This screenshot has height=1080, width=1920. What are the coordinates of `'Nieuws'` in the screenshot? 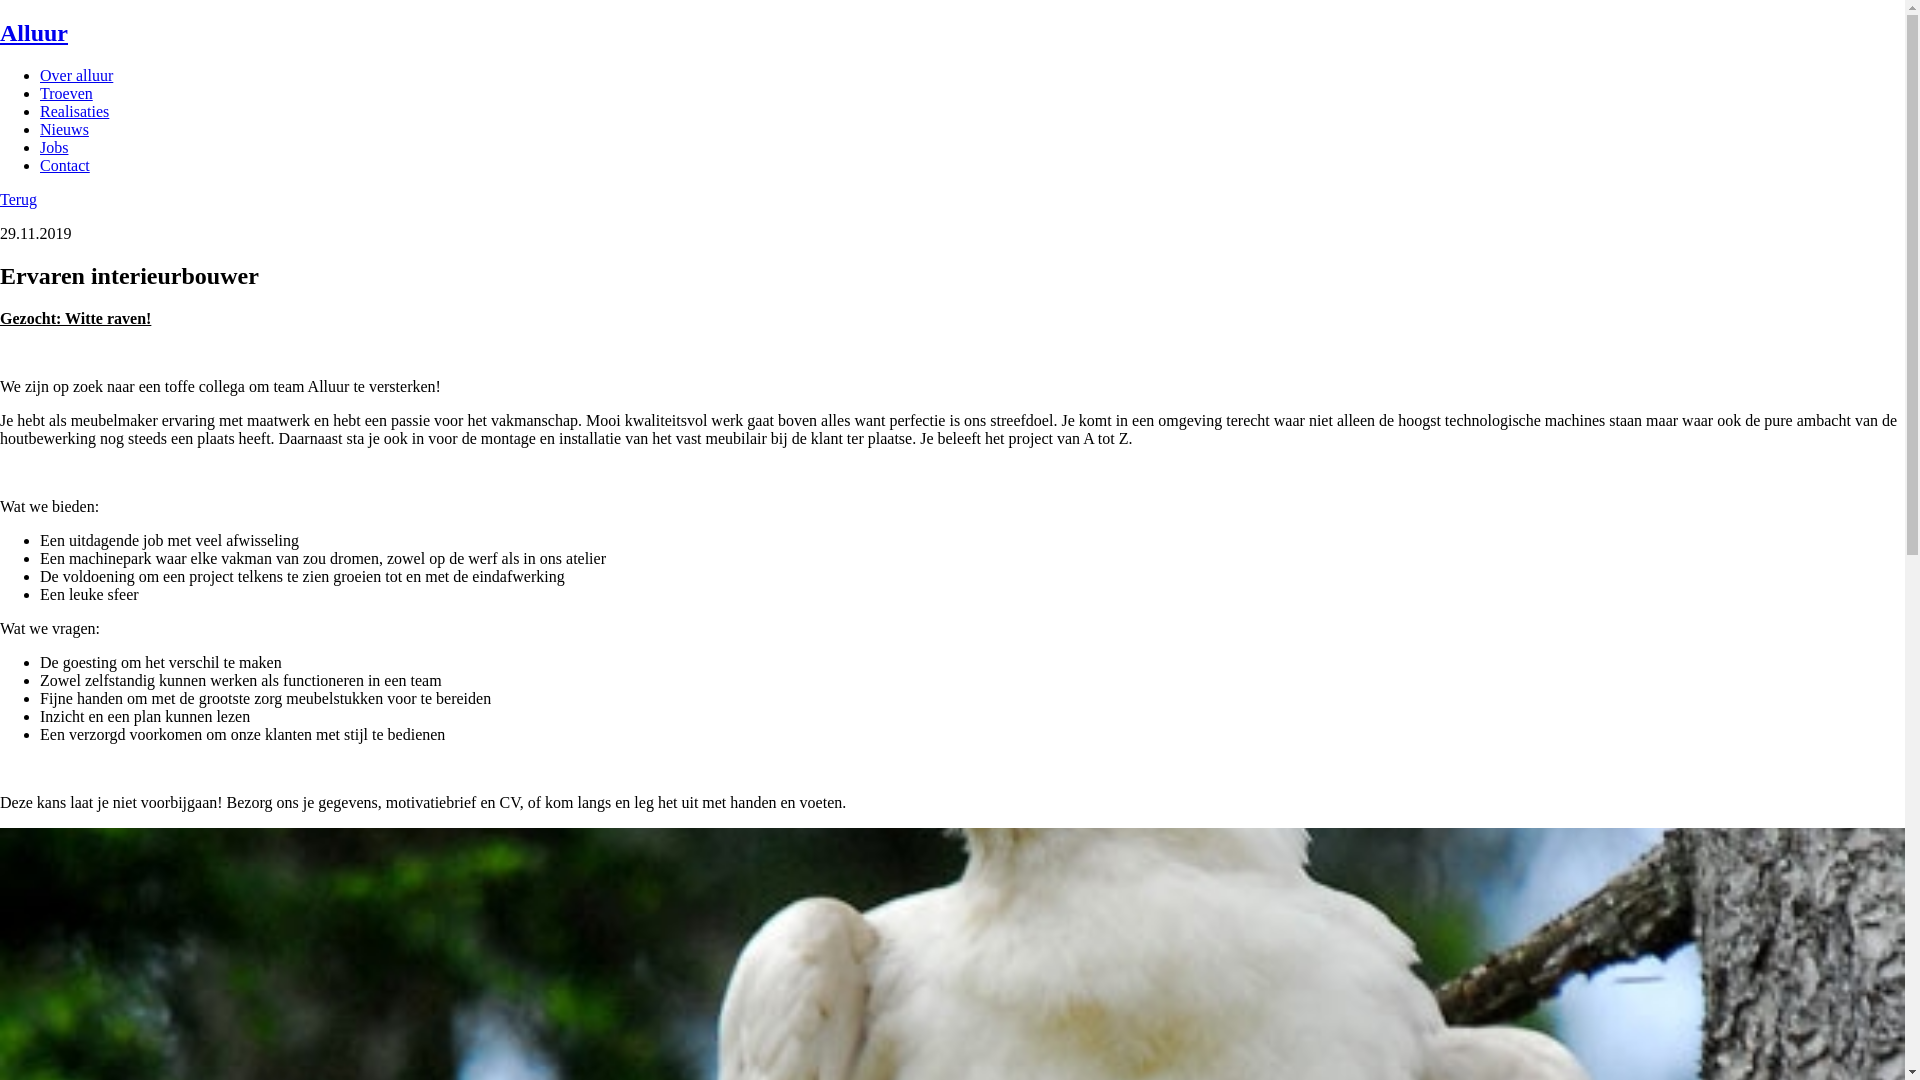 It's located at (39, 129).